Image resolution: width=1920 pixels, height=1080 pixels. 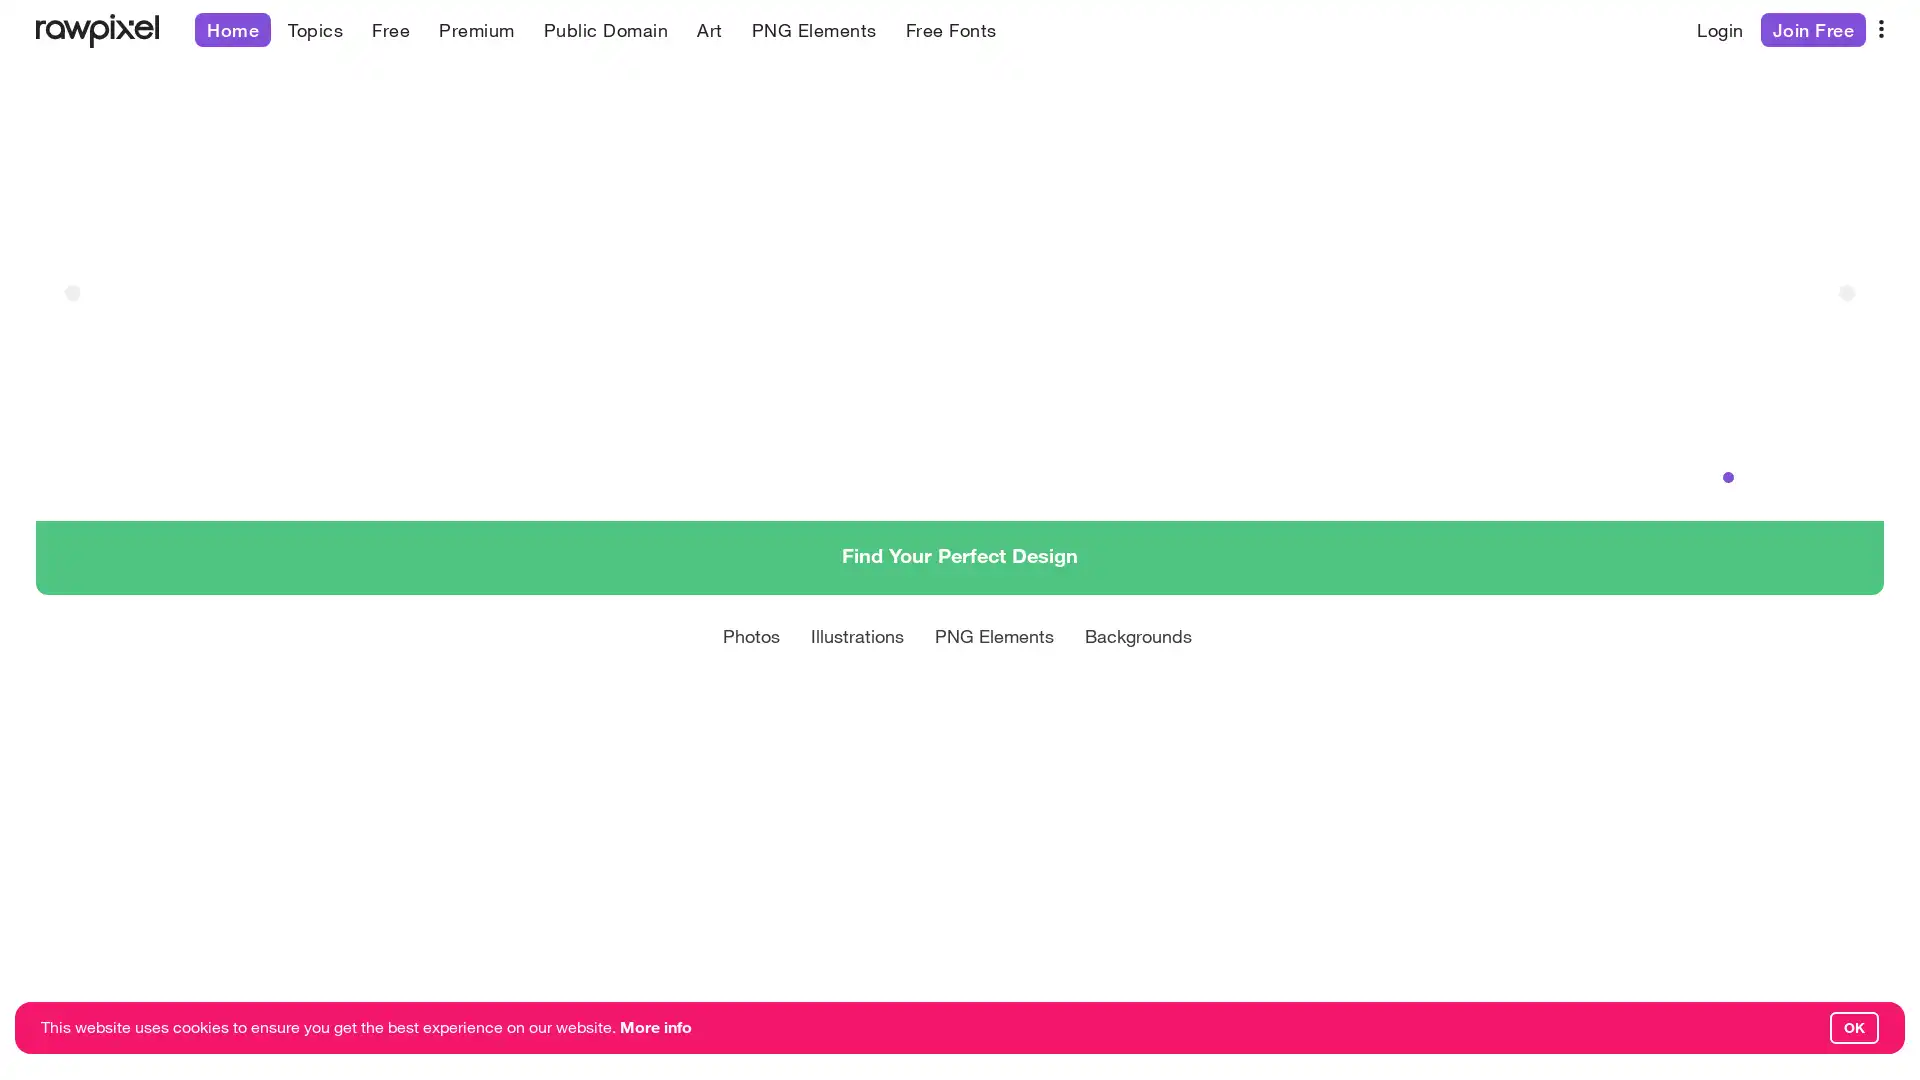 What do you see at coordinates (964, 1014) in the screenshot?
I see `Save` at bounding box center [964, 1014].